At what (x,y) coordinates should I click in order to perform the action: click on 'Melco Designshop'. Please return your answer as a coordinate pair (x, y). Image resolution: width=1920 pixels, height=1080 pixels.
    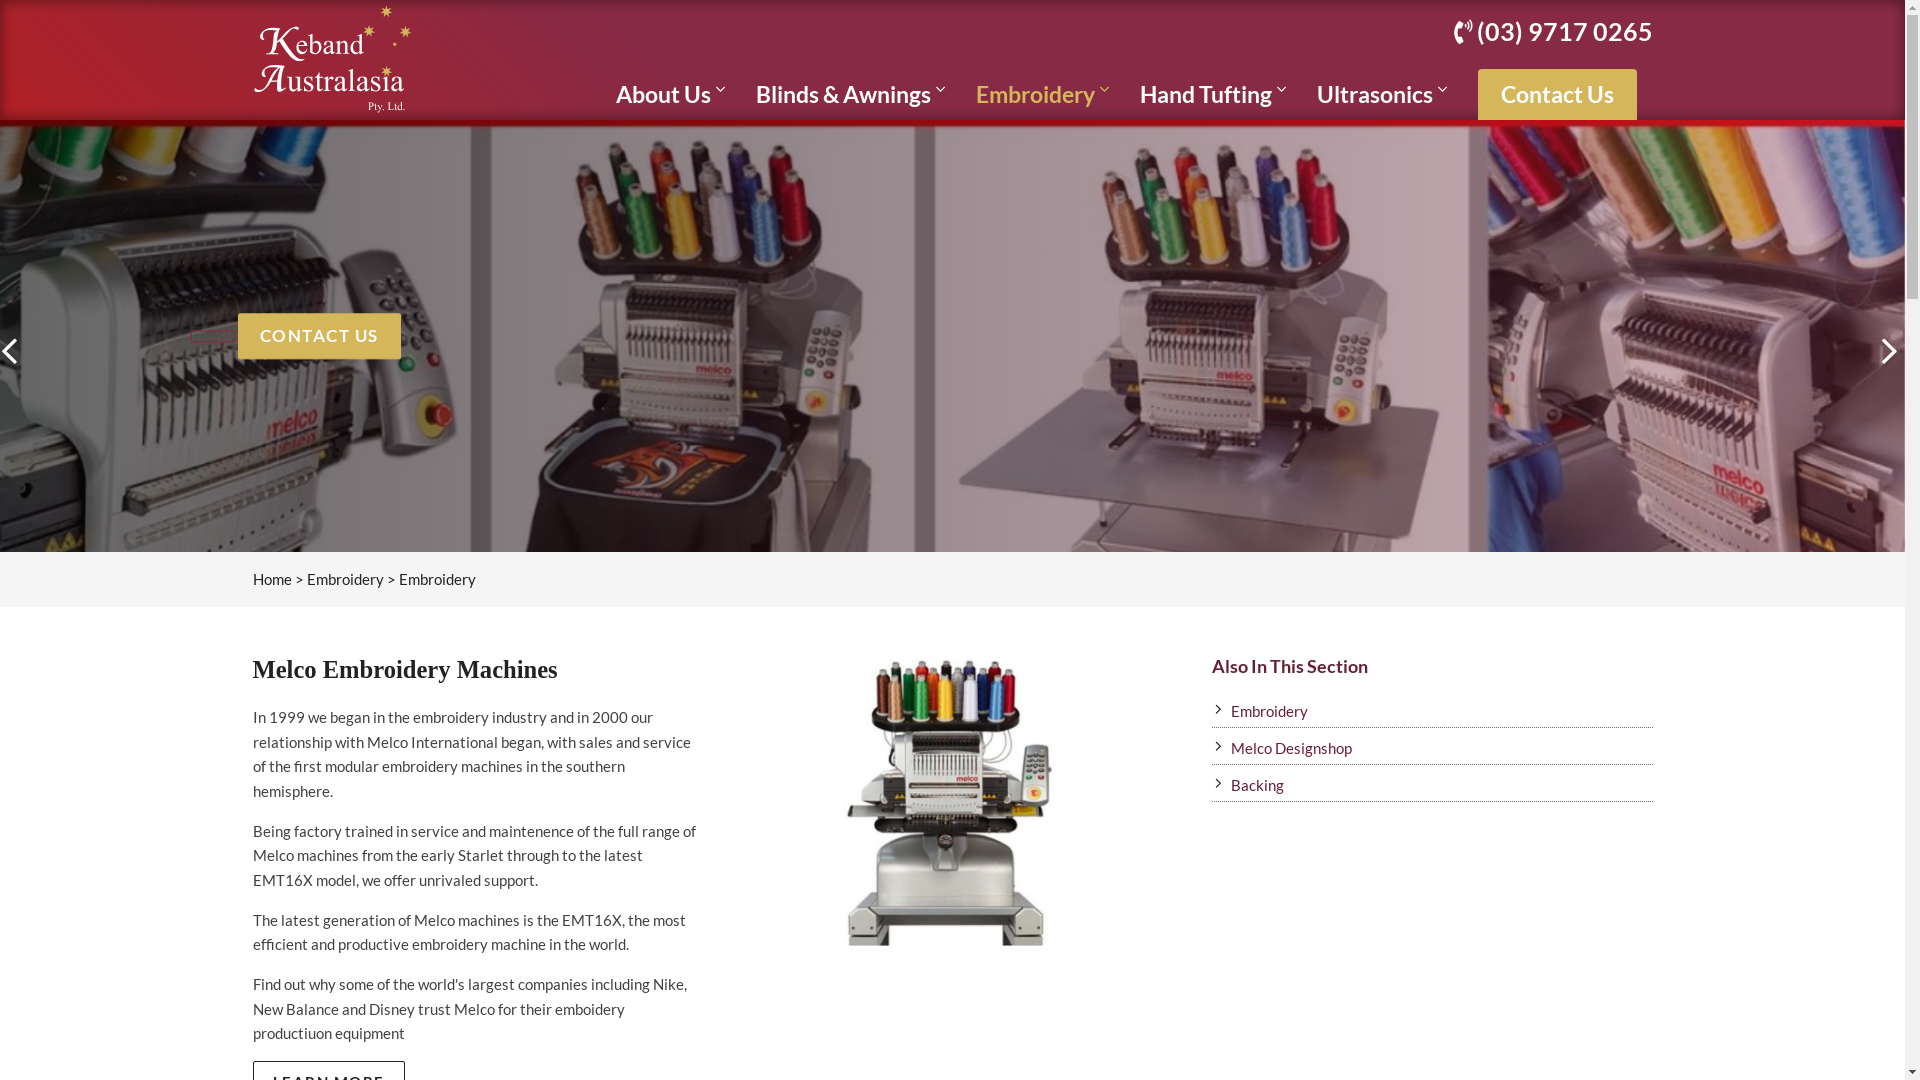
    Looking at the image, I should click on (1430, 748).